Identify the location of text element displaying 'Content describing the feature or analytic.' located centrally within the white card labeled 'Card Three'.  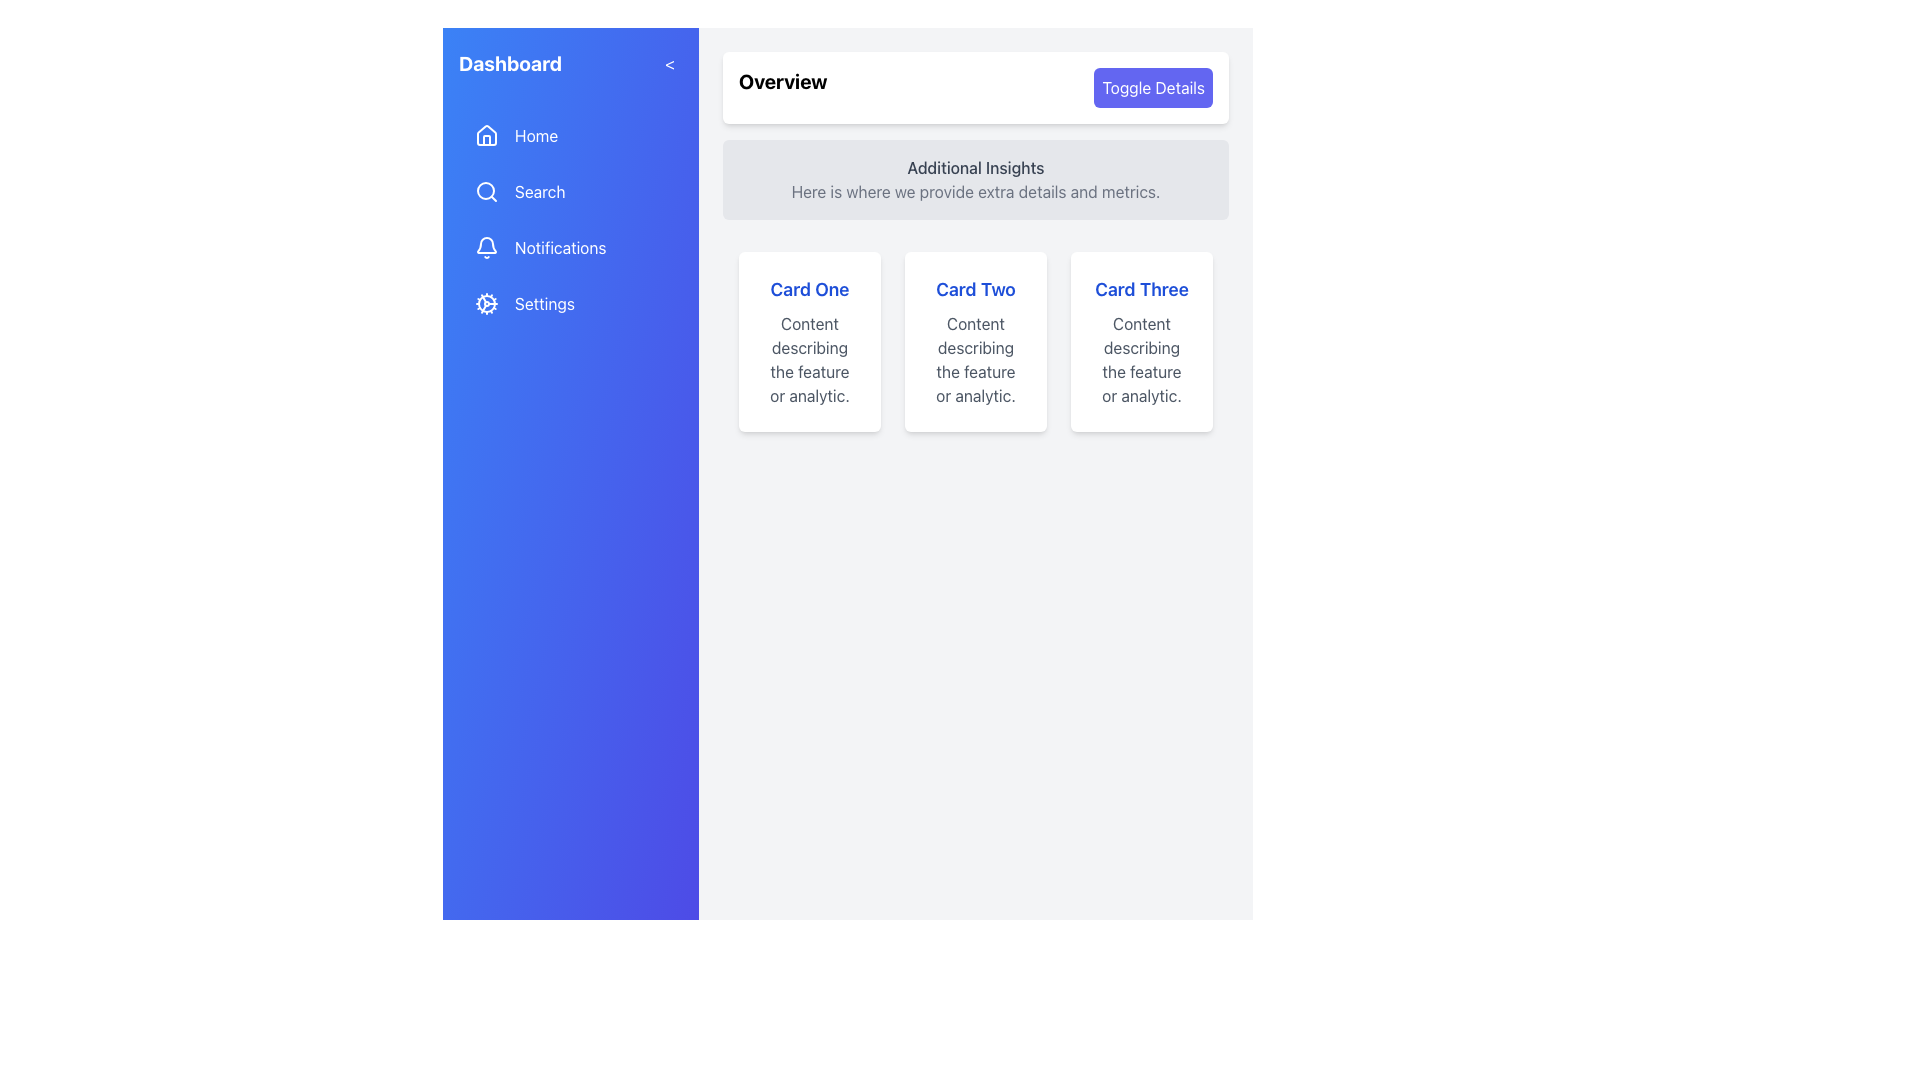
(1142, 358).